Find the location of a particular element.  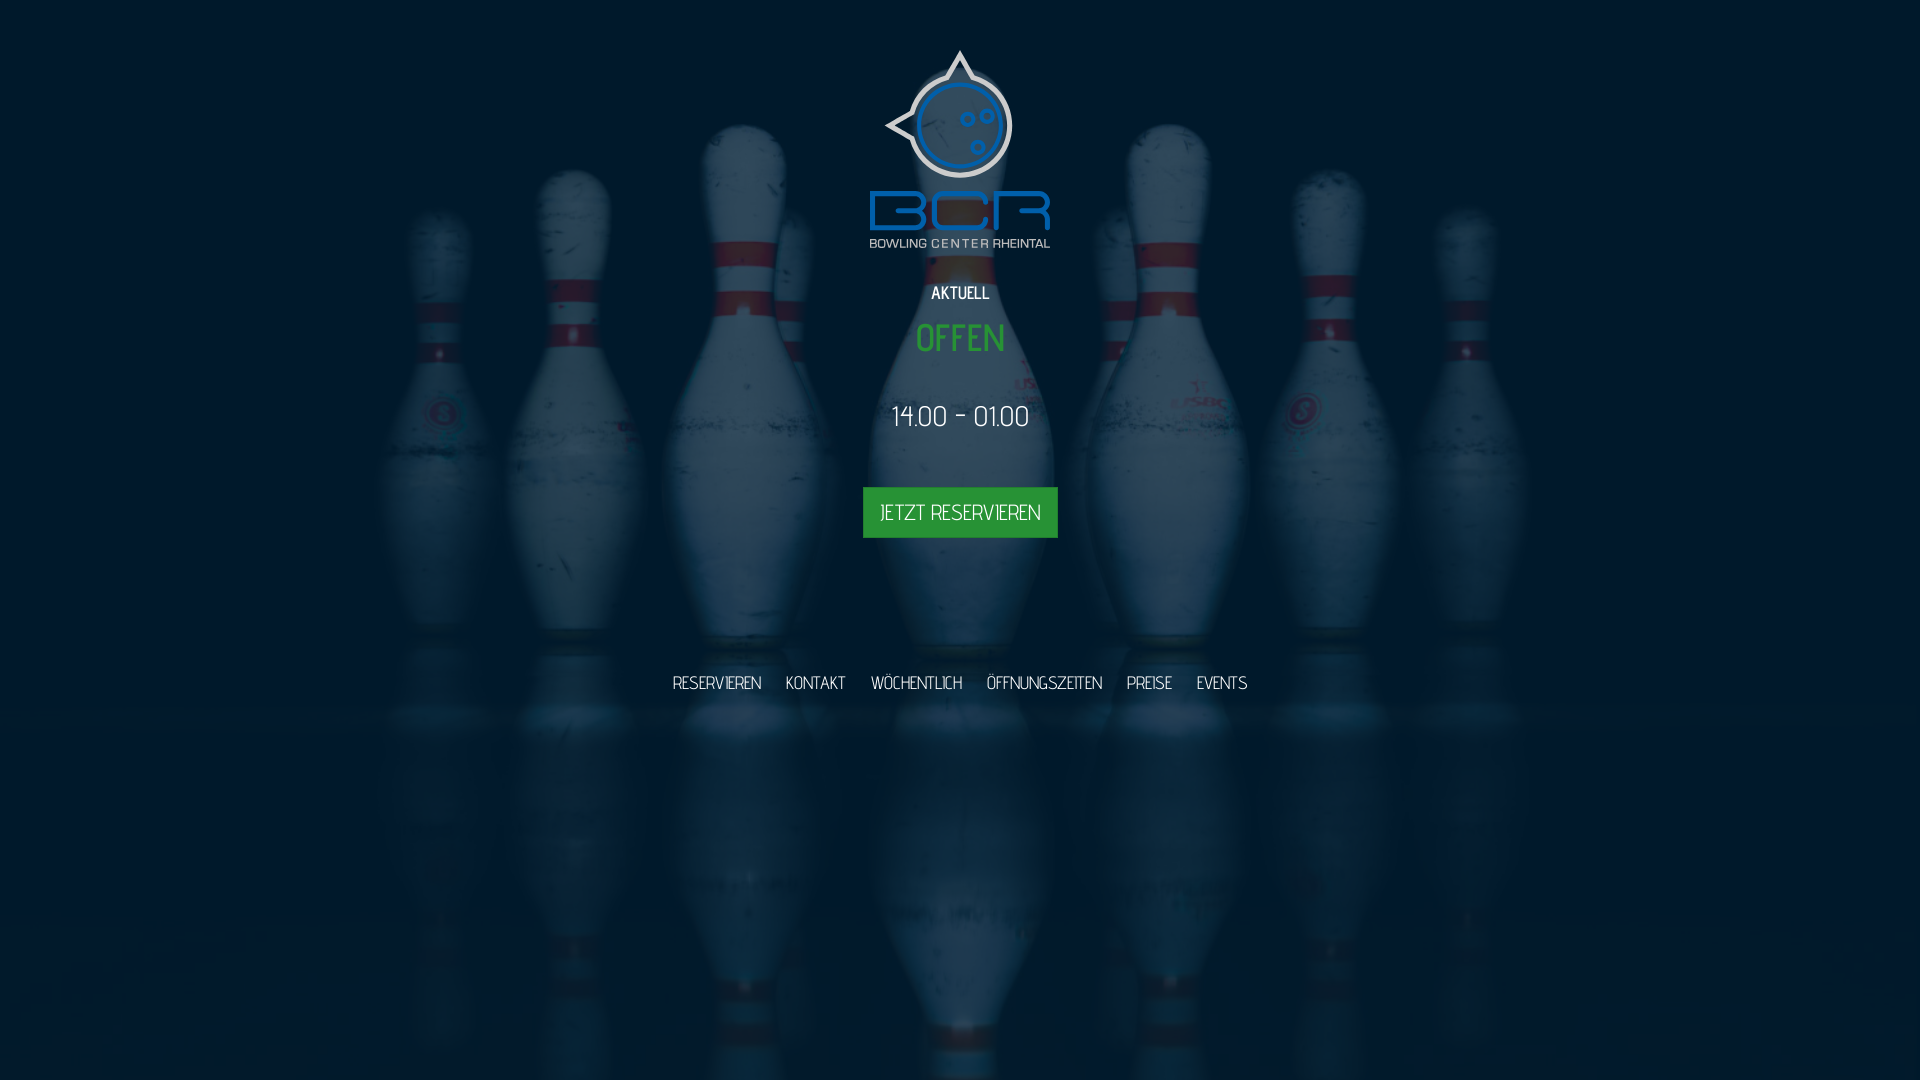

'JETZT RESERVIEREN' is located at coordinates (958, 511).